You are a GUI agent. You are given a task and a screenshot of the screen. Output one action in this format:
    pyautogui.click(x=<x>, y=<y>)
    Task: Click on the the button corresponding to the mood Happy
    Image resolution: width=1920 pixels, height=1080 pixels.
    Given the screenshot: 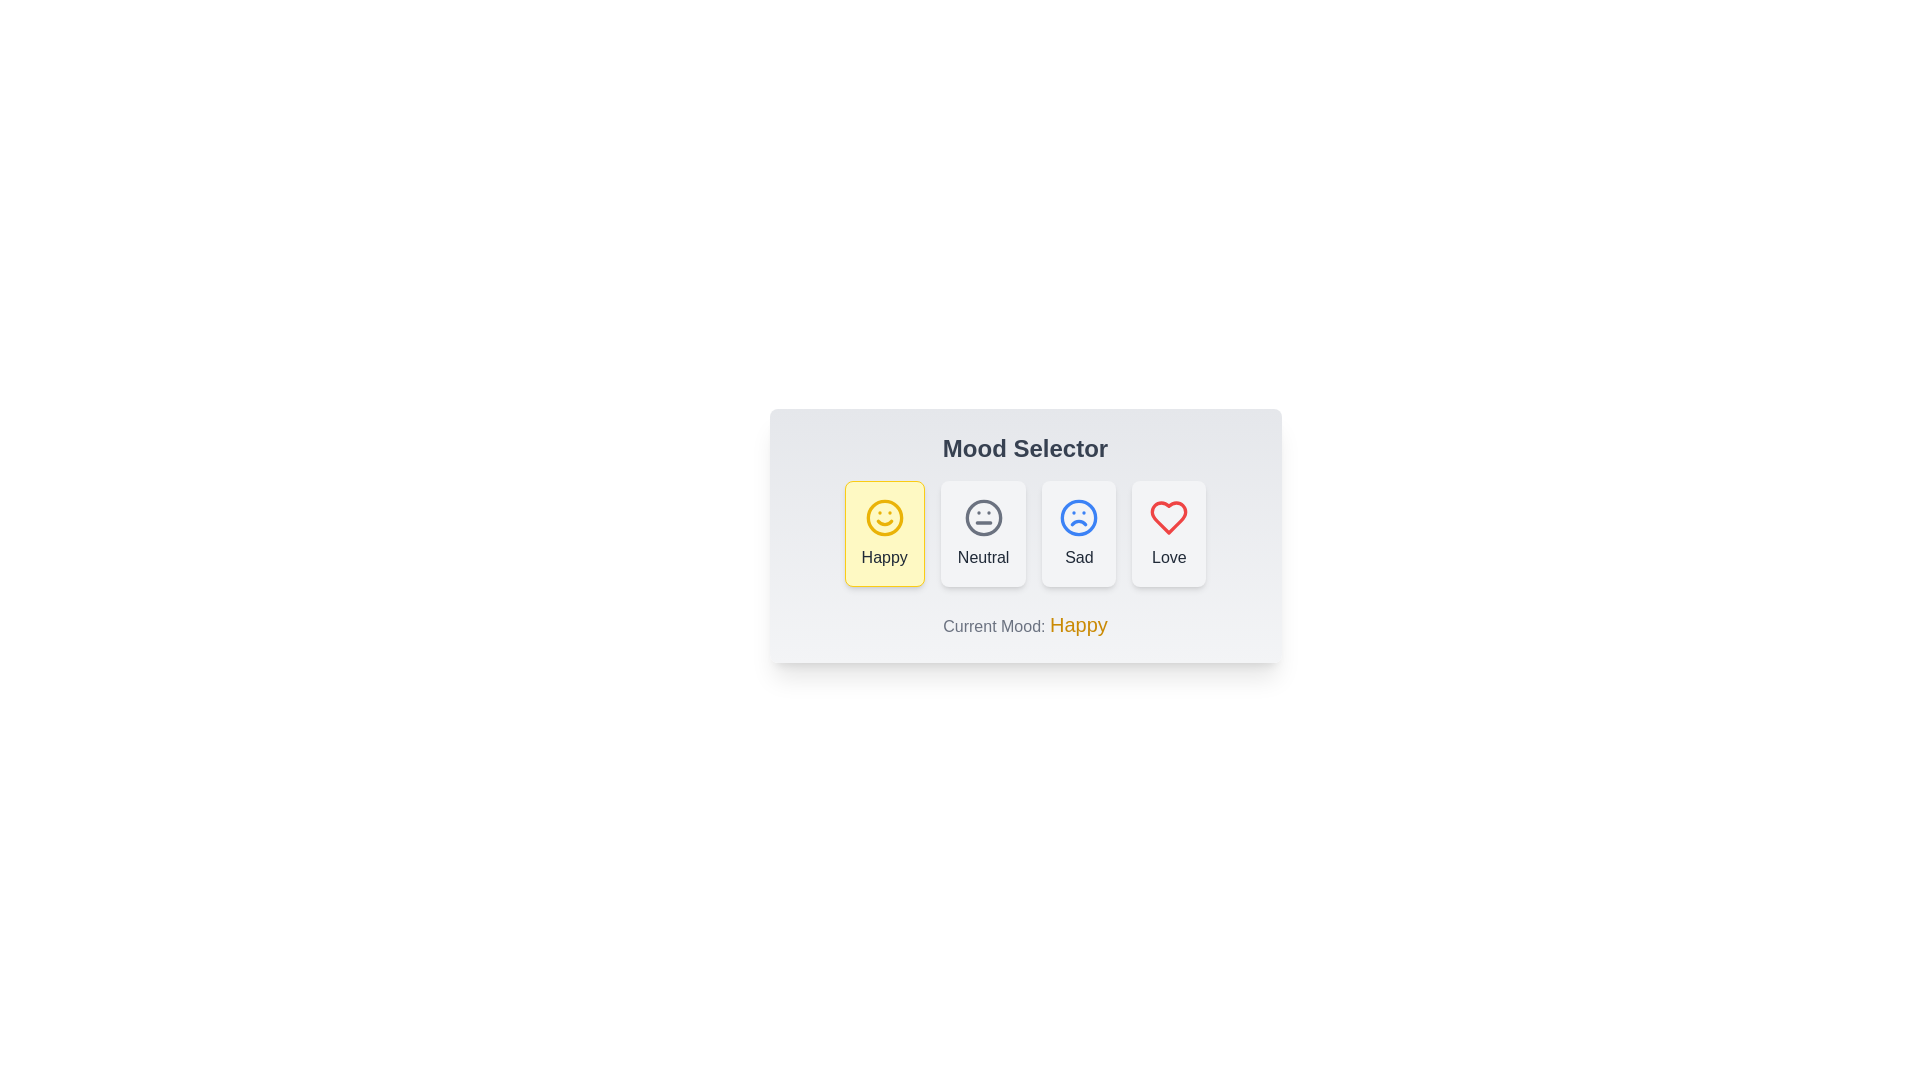 What is the action you would take?
    pyautogui.click(x=883, y=532)
    